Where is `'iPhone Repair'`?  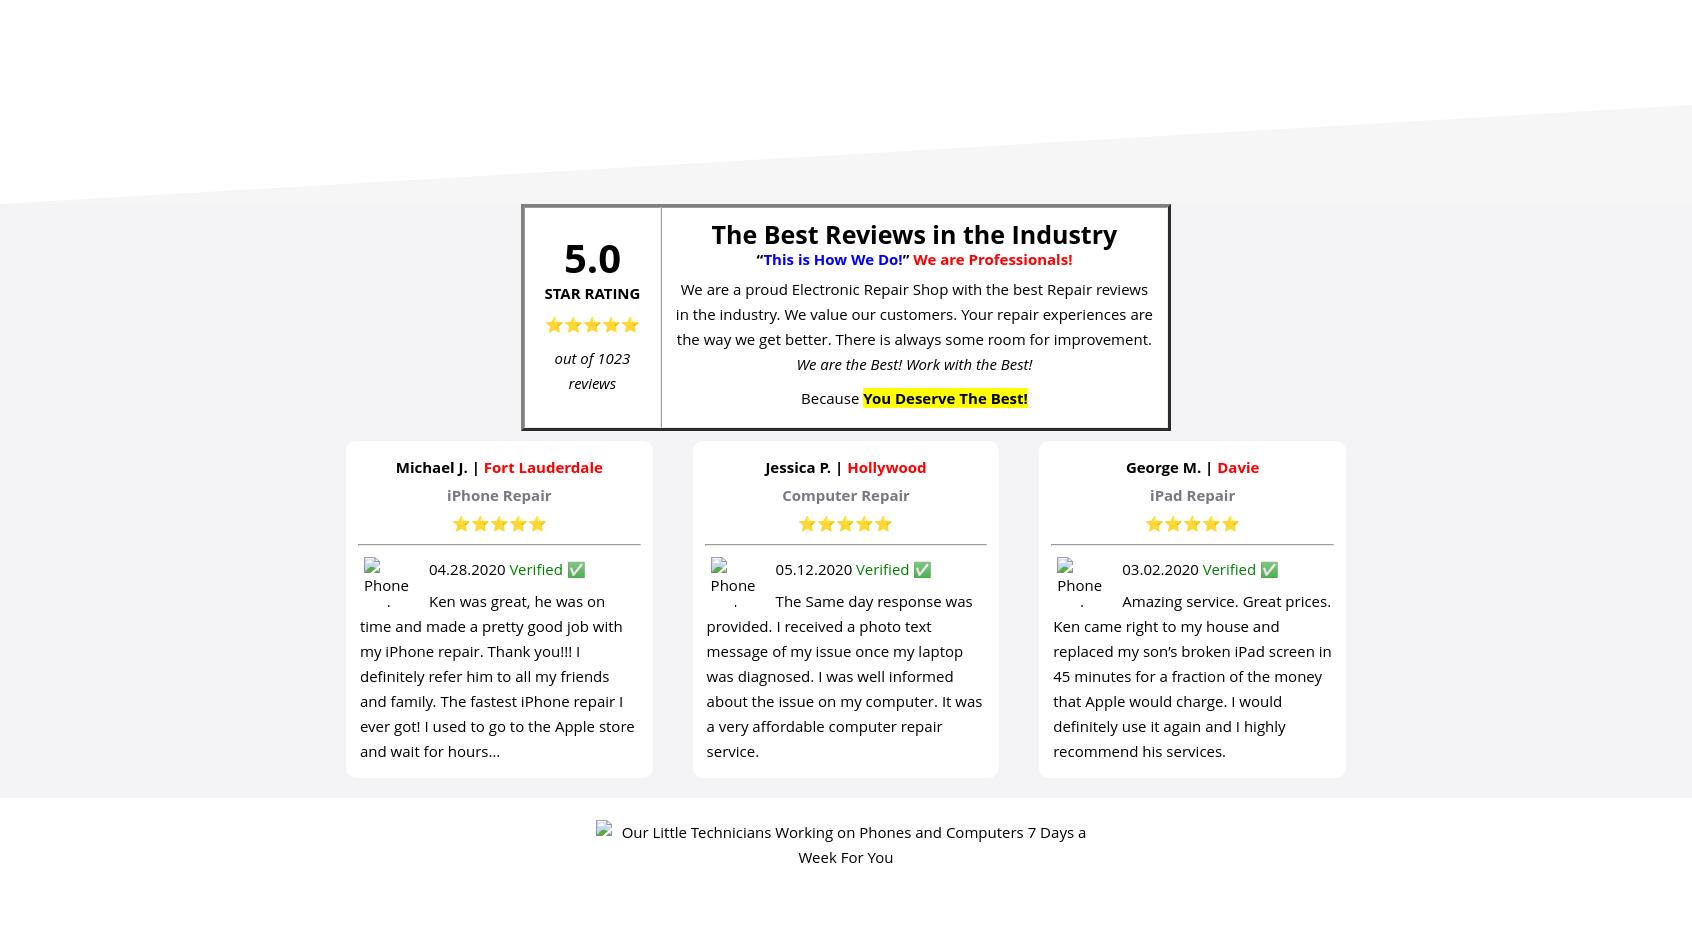 'iPhone Repair' is located at coordinates (446, 493).